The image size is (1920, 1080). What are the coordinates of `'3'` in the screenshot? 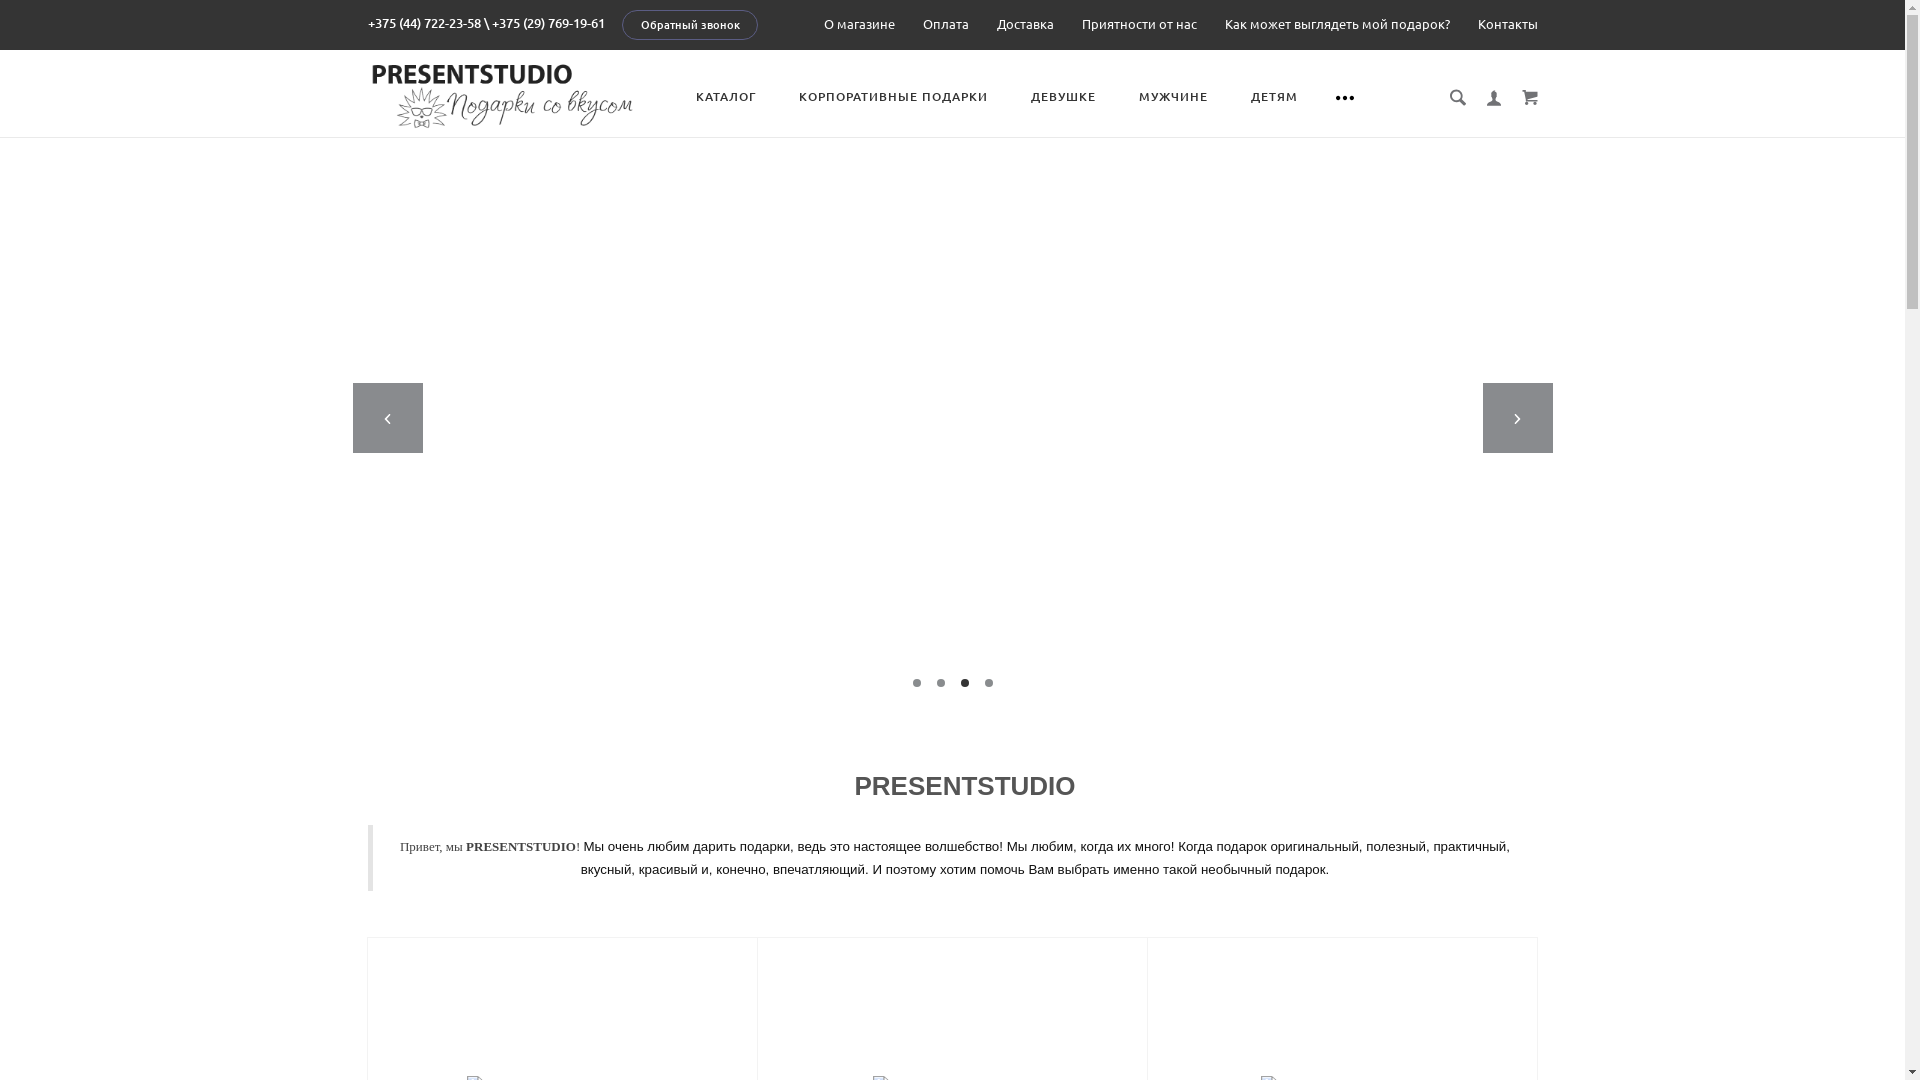 It's located at (960, 681).